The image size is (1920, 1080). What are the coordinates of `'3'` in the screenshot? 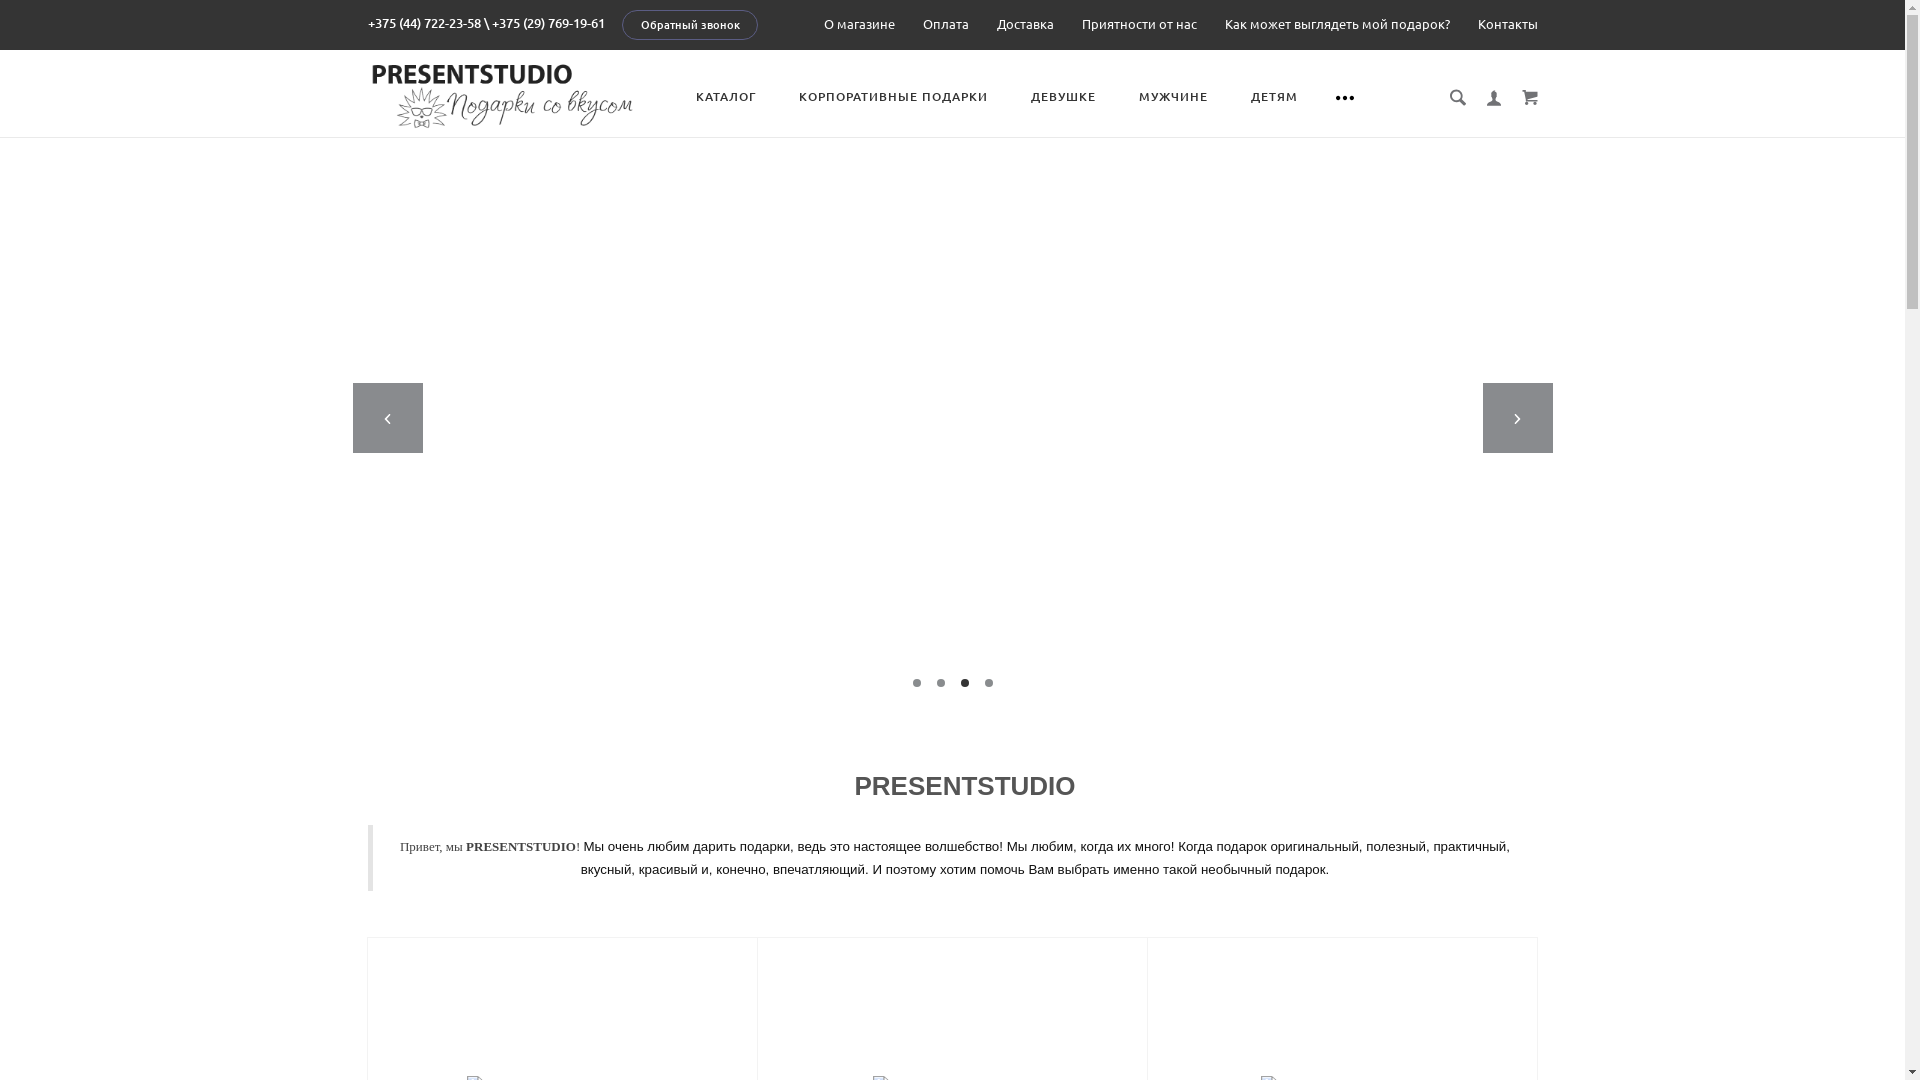 It's located at (960, 681).